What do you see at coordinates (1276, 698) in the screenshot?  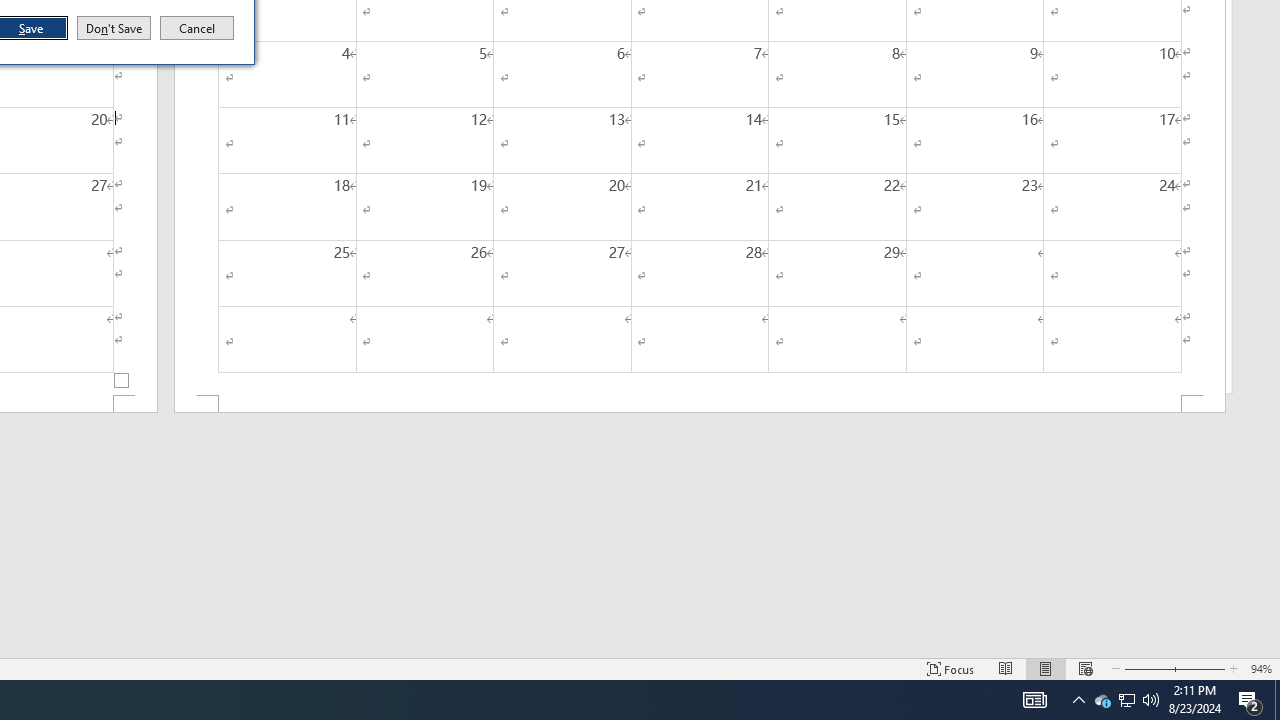 I see `'Show desktop'` at bounding box center [1276, 698].